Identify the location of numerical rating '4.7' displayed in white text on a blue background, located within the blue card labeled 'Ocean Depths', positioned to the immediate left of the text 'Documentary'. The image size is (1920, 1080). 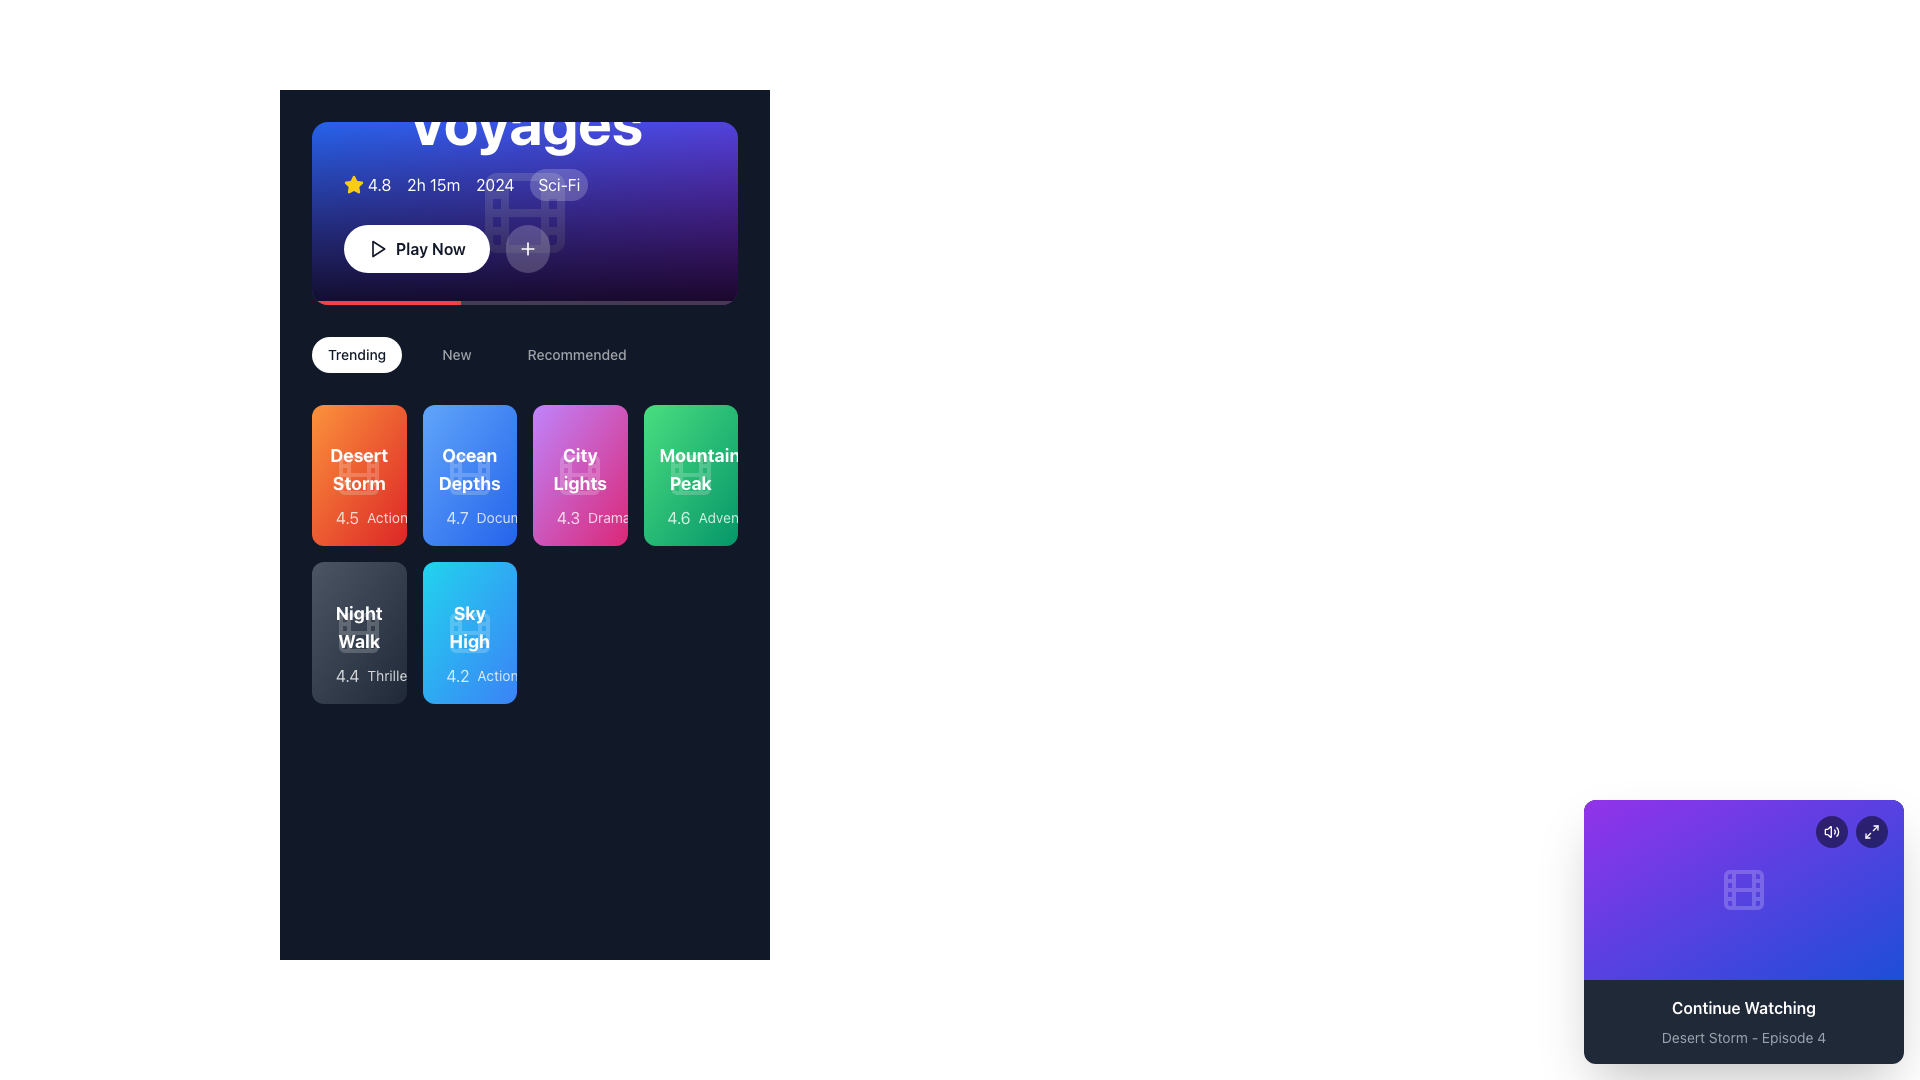
(456, 517).